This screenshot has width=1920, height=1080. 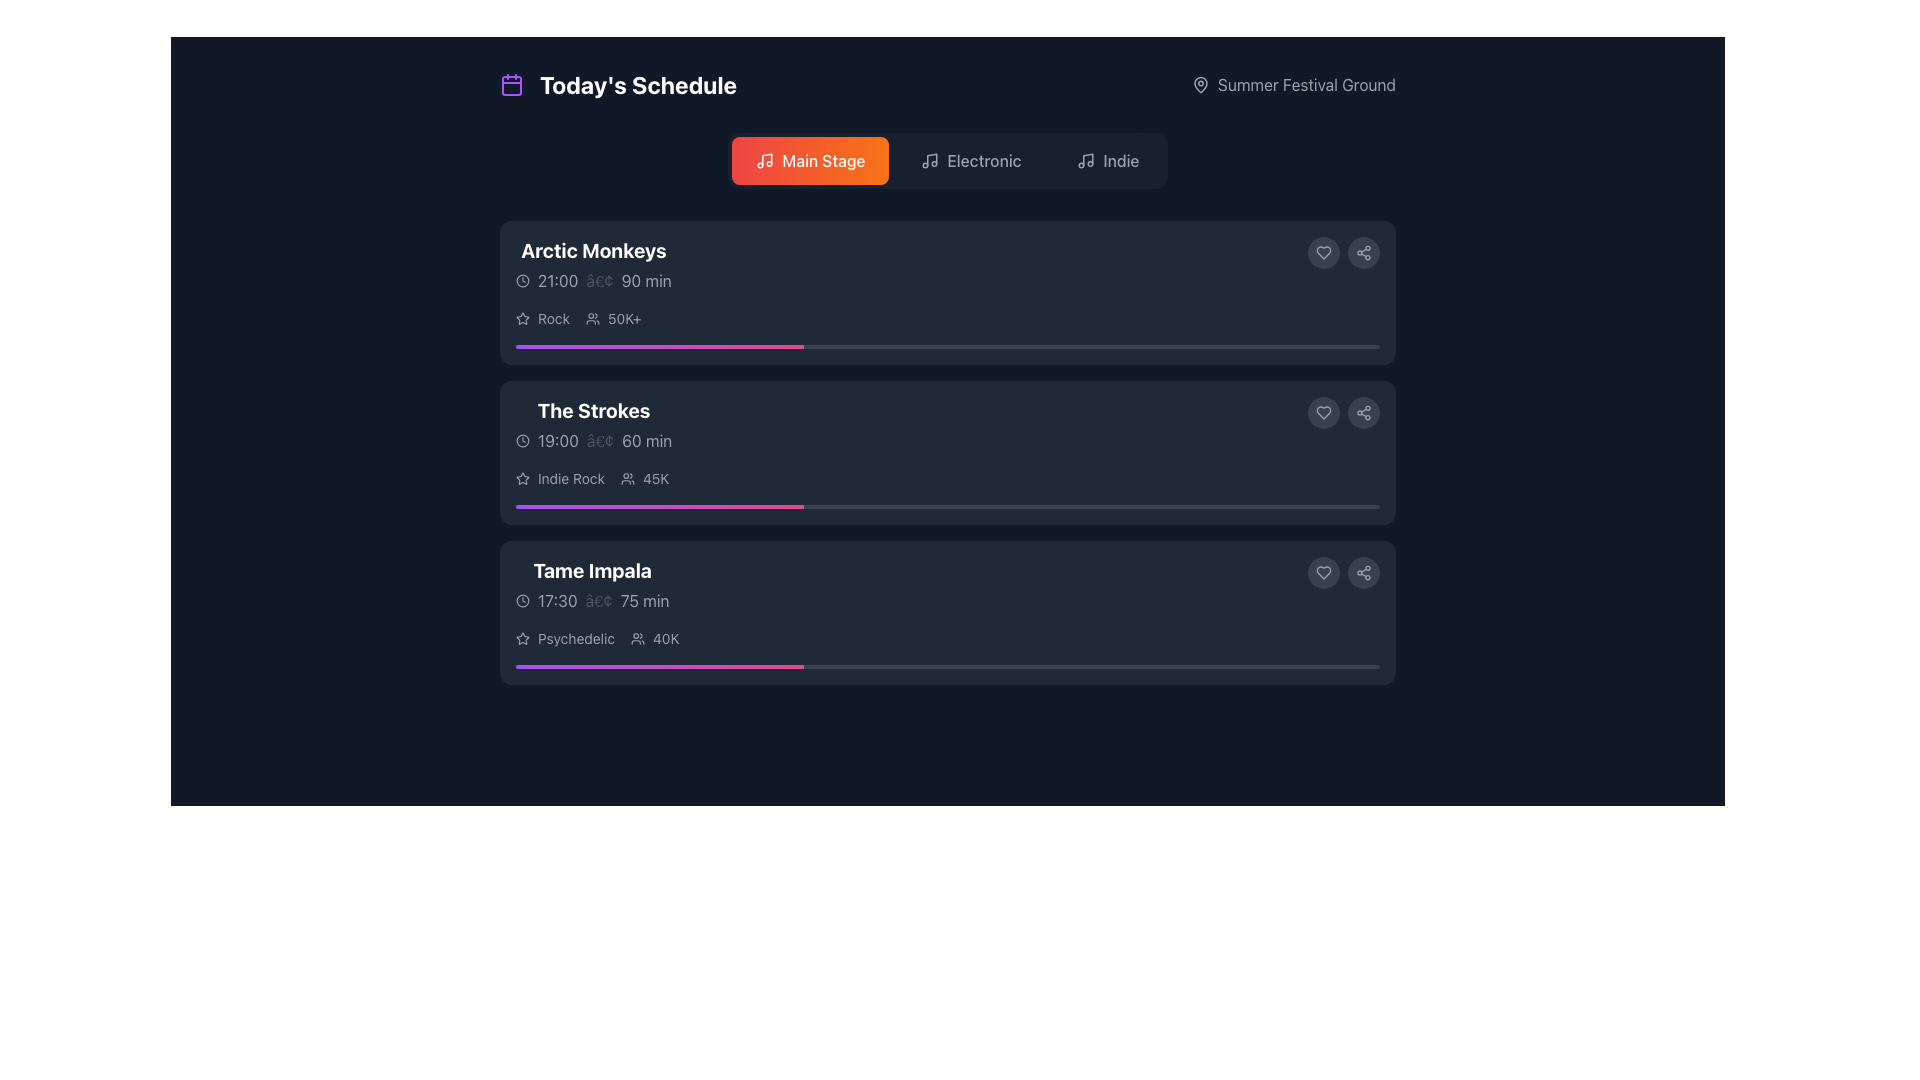 I want to click on the 'Main Stage' label within the button in the navigation bar, so click(x=823, y=160).